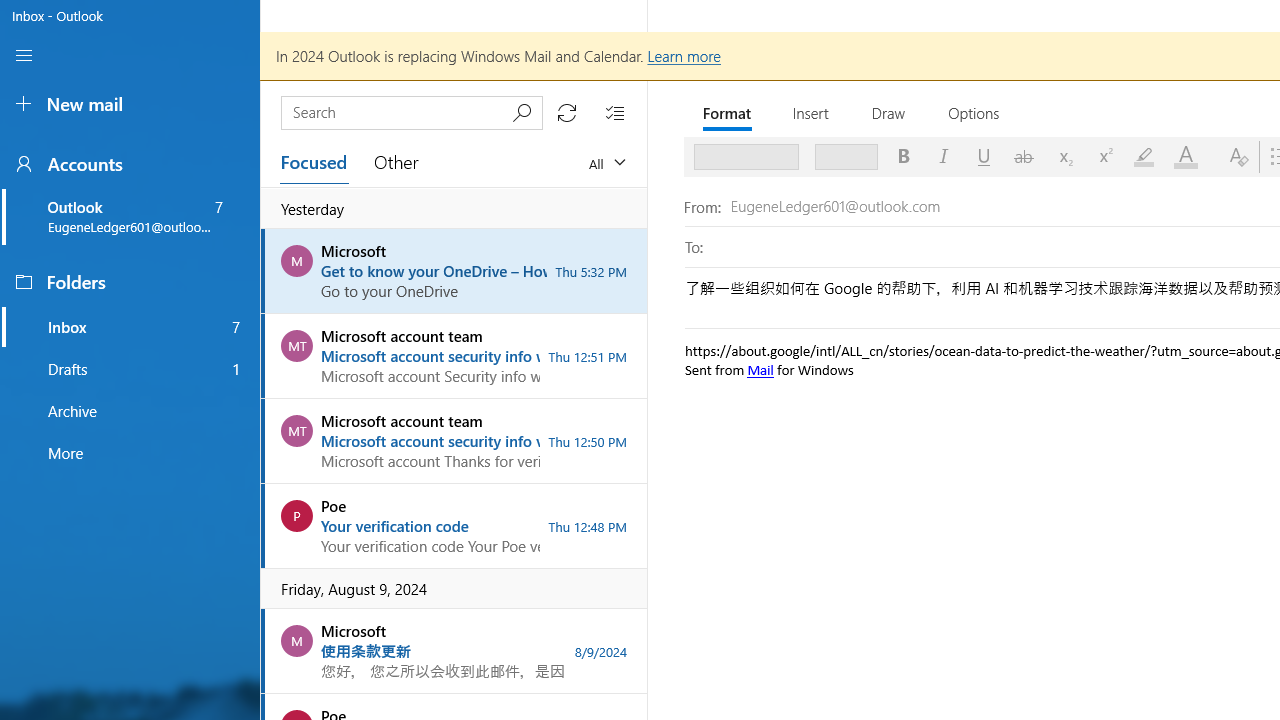 This screenshot has width=1280, height=720. I want to click on 'Outlook, EugeneLedger601@outlook.com, 7 unread', so click(128, 217).